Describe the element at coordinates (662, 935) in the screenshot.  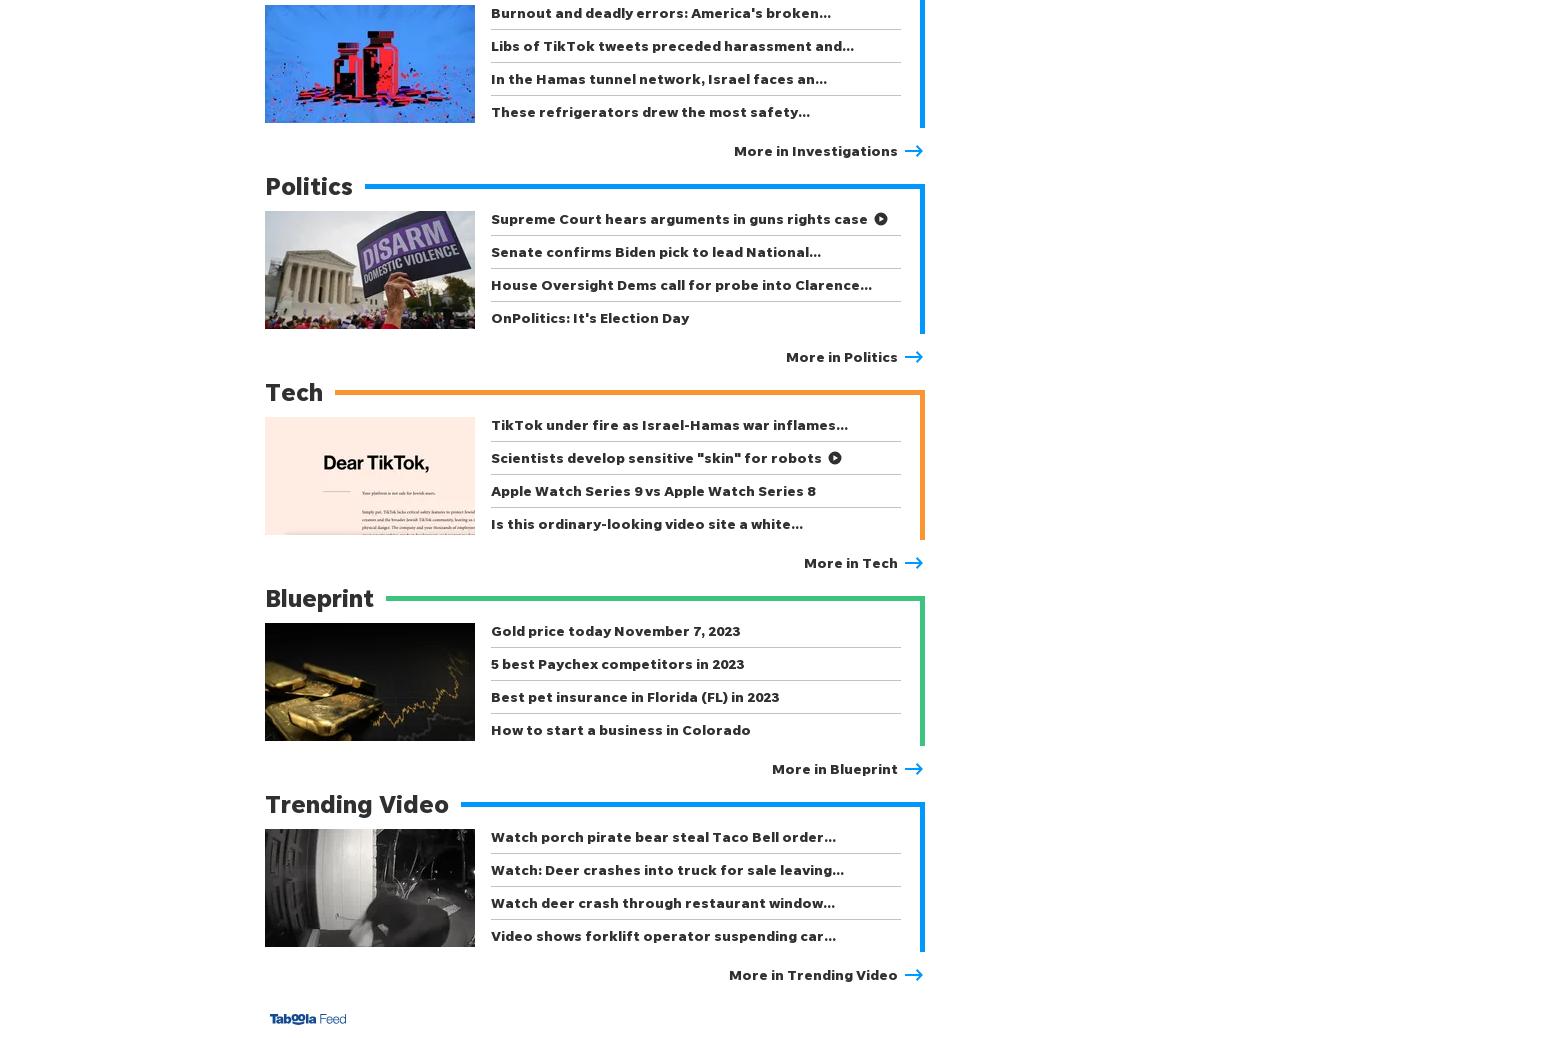
I see `'Video shows forklift operator suspending car…'` at that location.